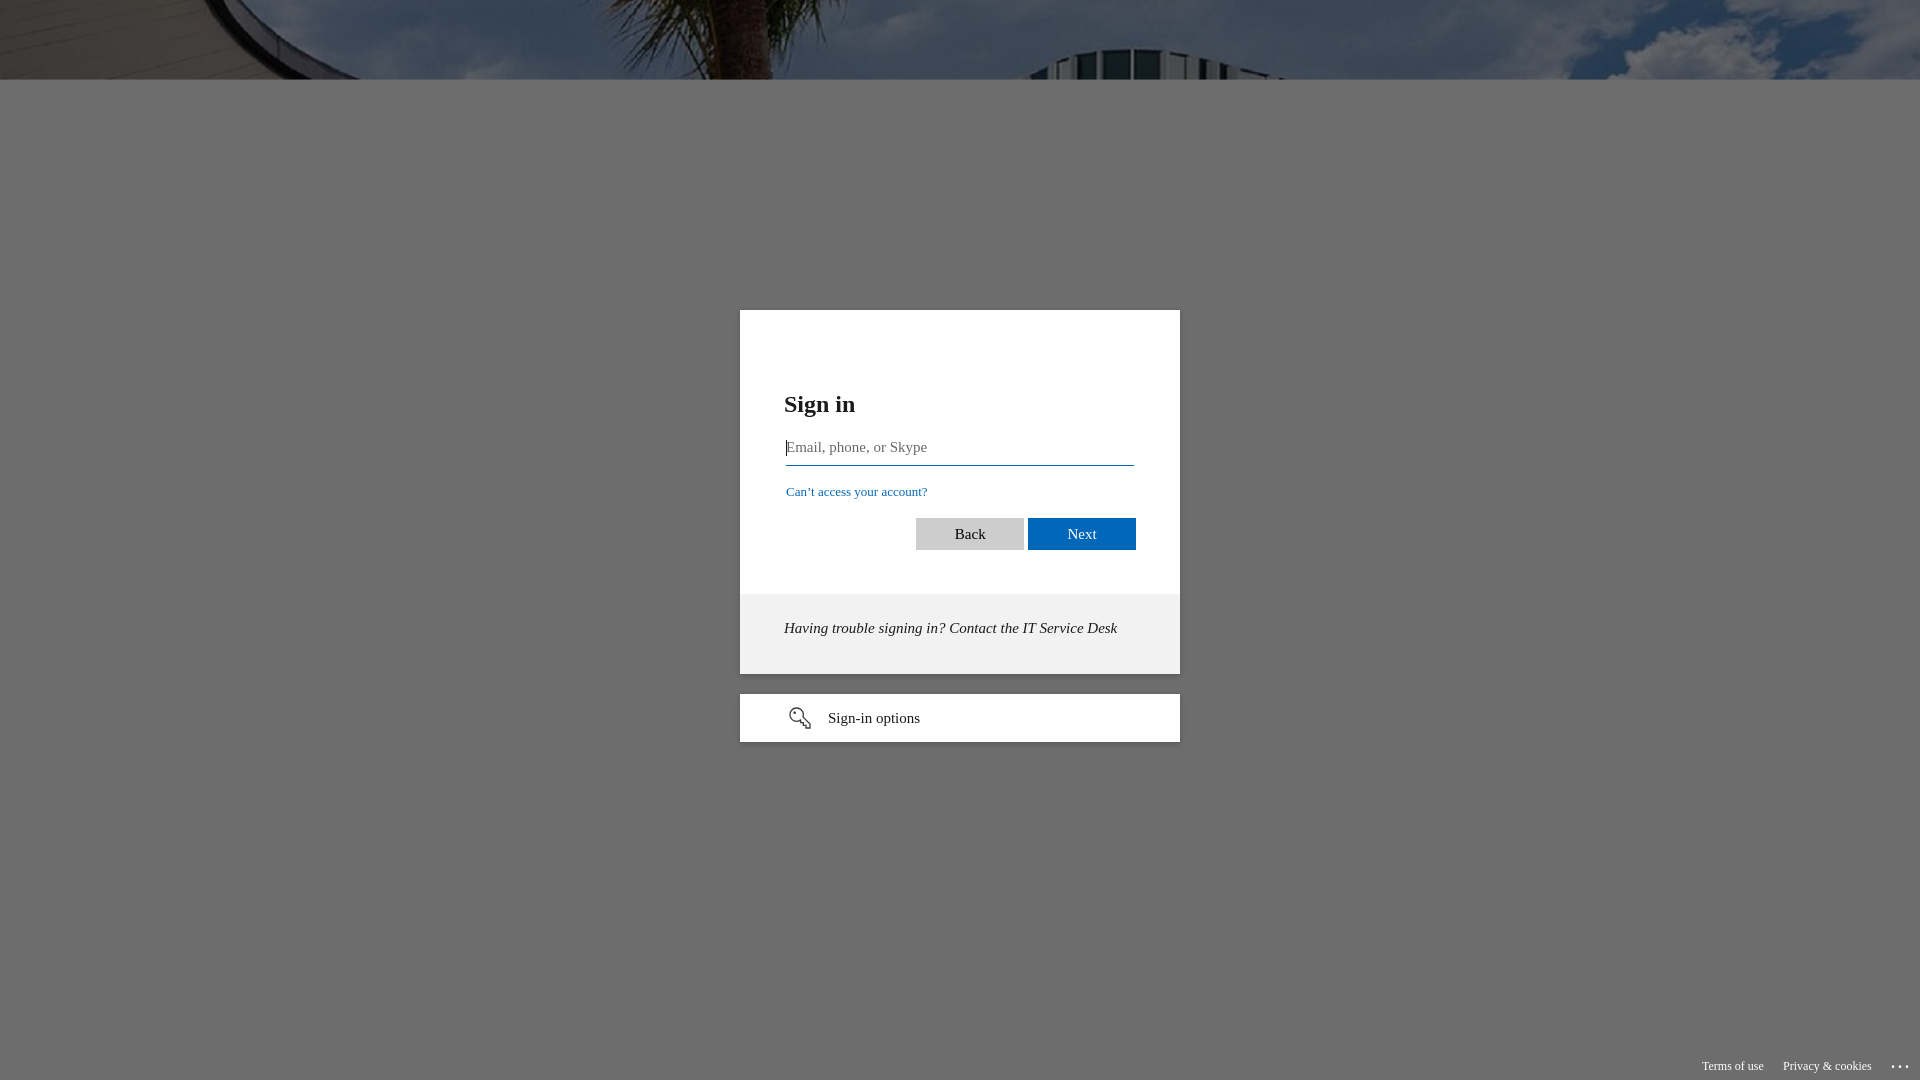 The image size is (1920, 1080). I want to click on 'Next', so click(1104, 532).